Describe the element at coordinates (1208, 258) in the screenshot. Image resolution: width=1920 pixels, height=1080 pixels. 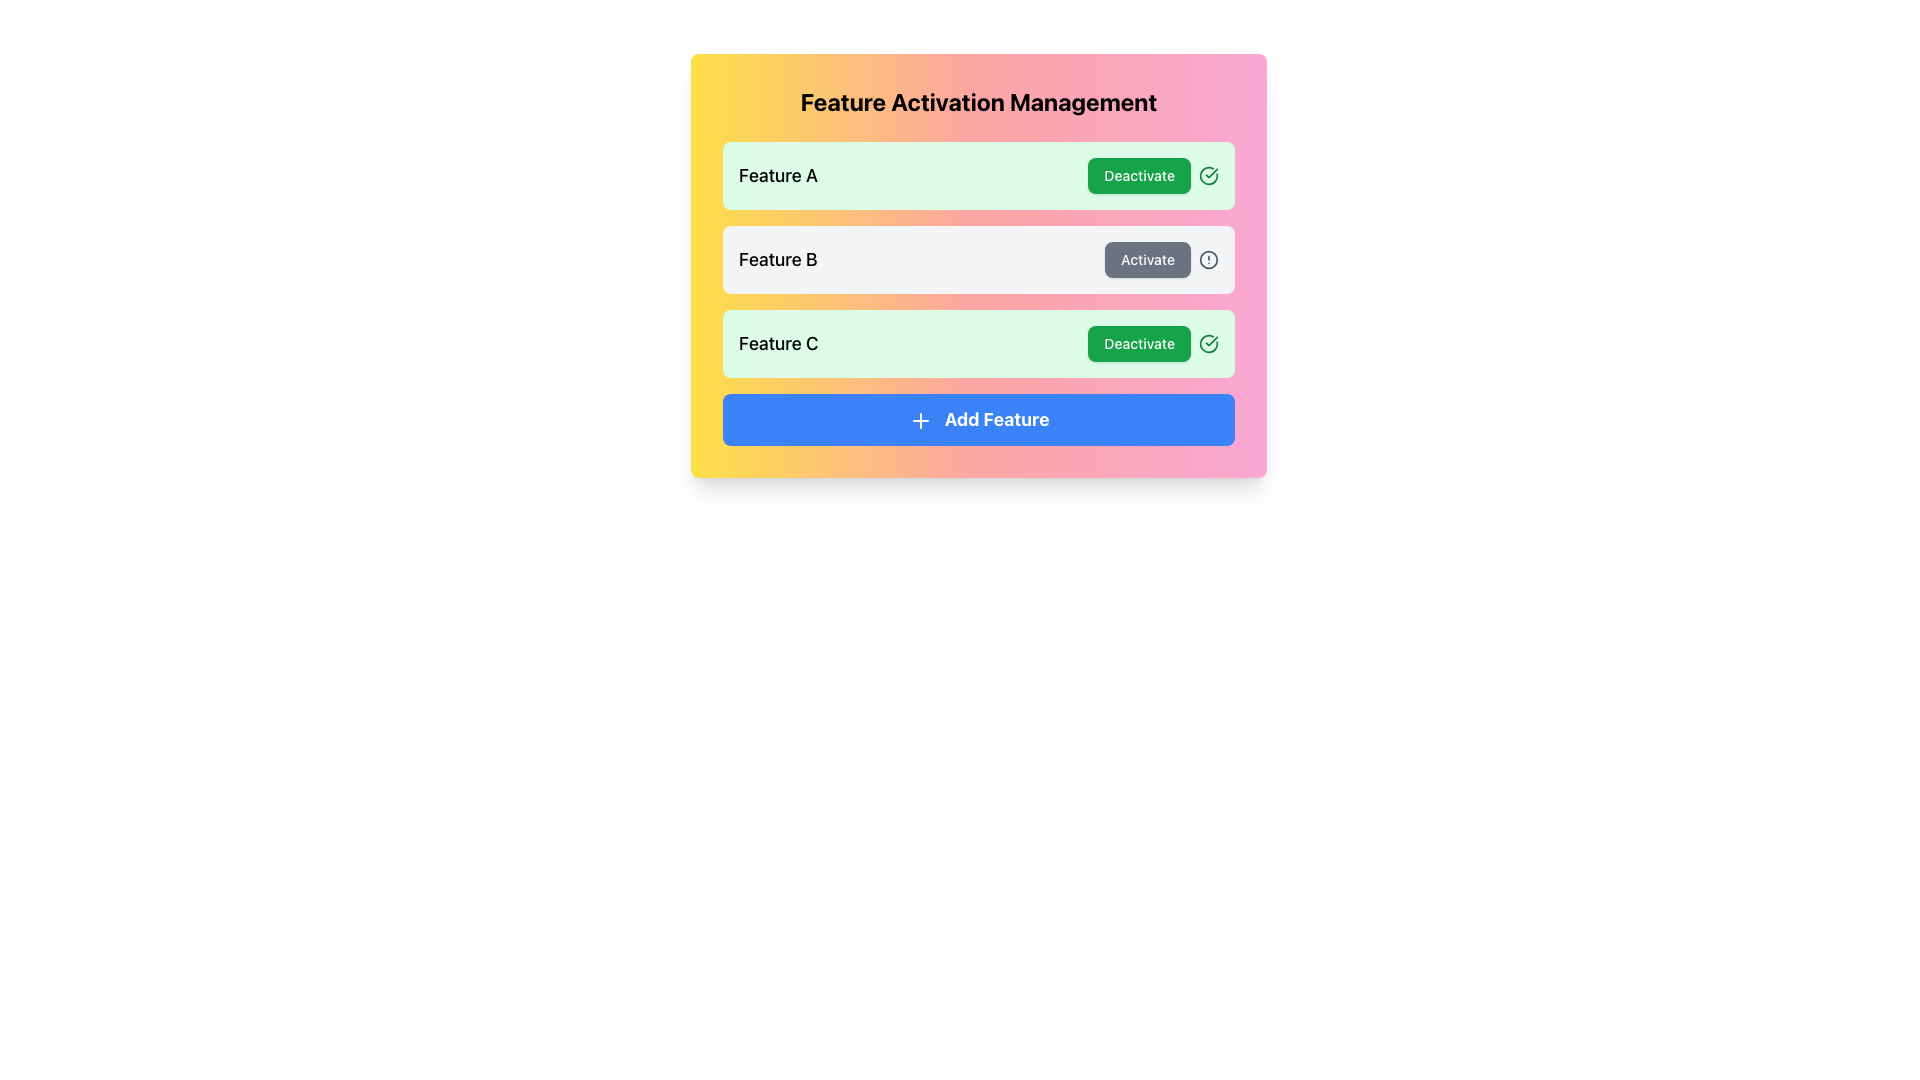
I see `the circular graphic component within the interactive icon that indicates a state or alert, located to the right of the 'Activate' button in the 'Feature B' row of the 'Feature Activation Management' UI` at that location.